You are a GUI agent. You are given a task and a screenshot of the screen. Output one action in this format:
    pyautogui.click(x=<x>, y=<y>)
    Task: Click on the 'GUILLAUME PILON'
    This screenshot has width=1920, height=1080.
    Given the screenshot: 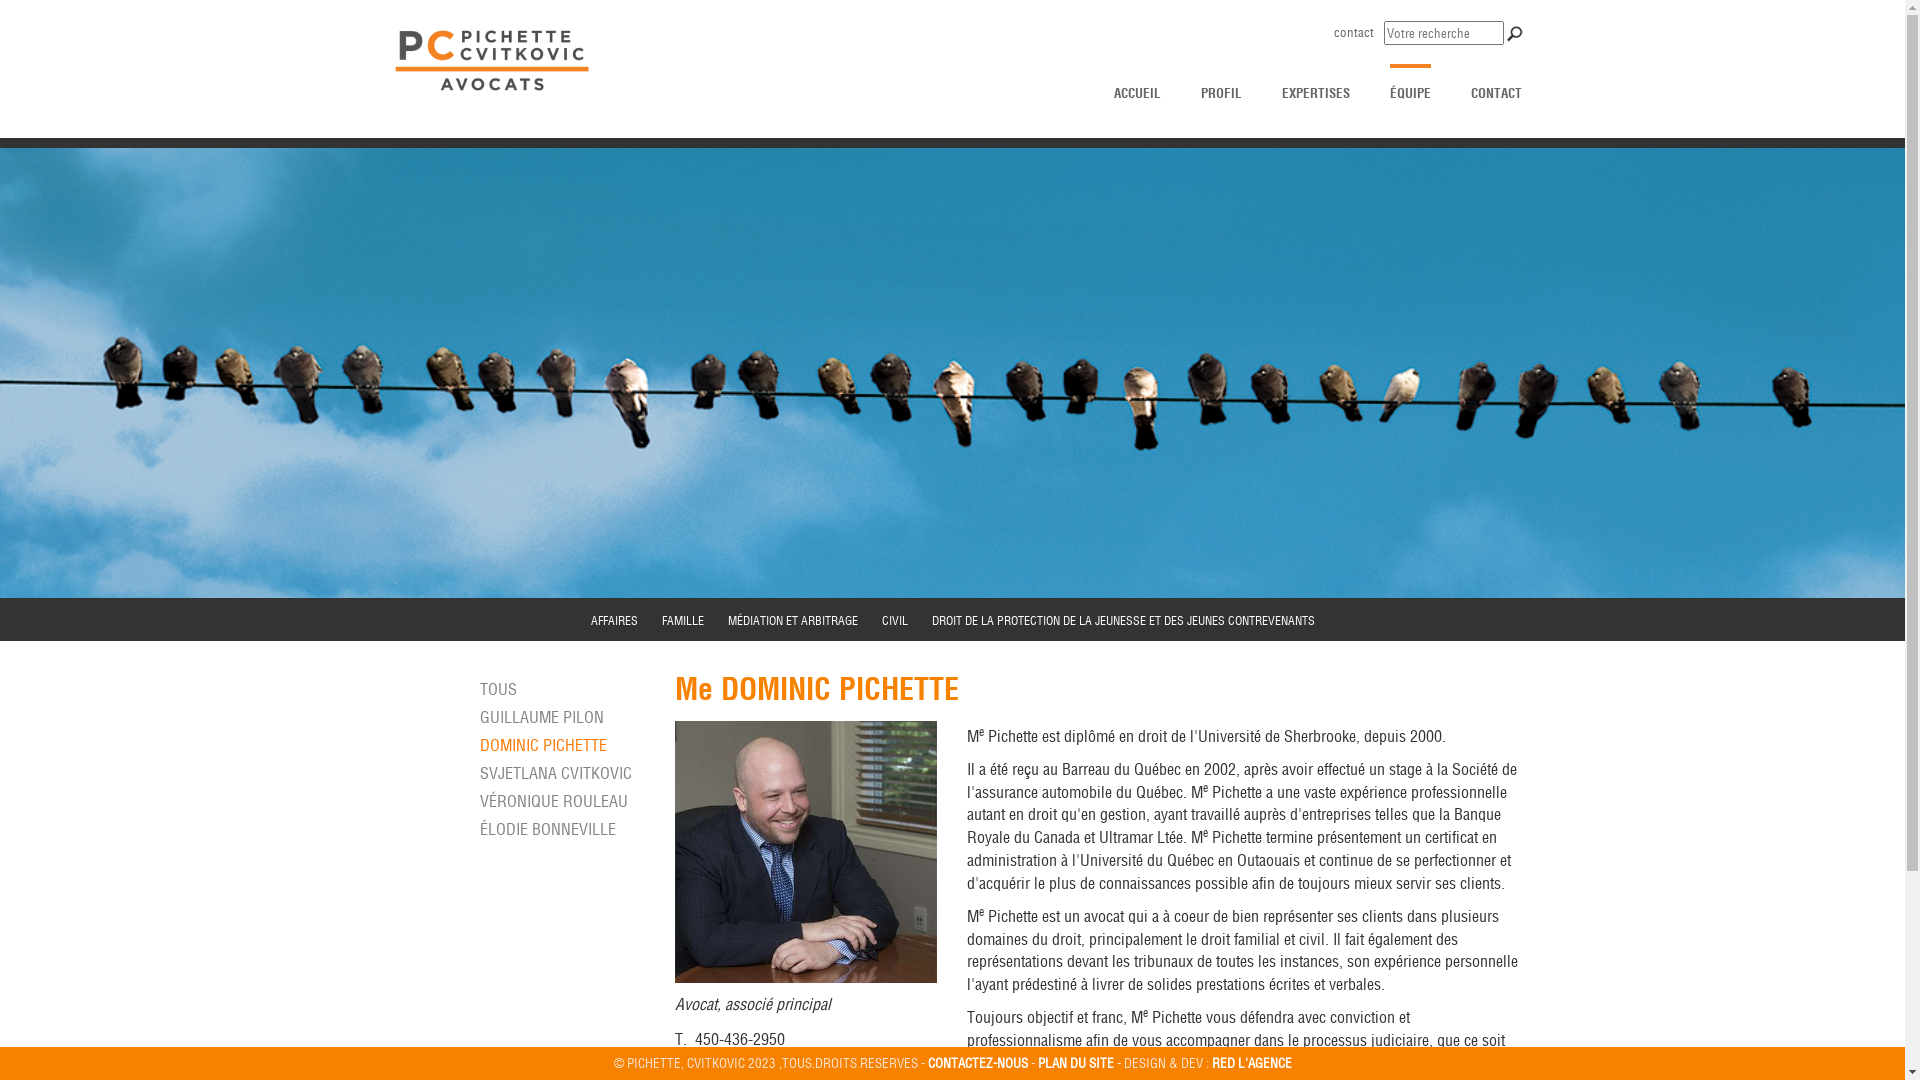 What is the action you would take?
    pyautogui.click(x=542, y=716)
    